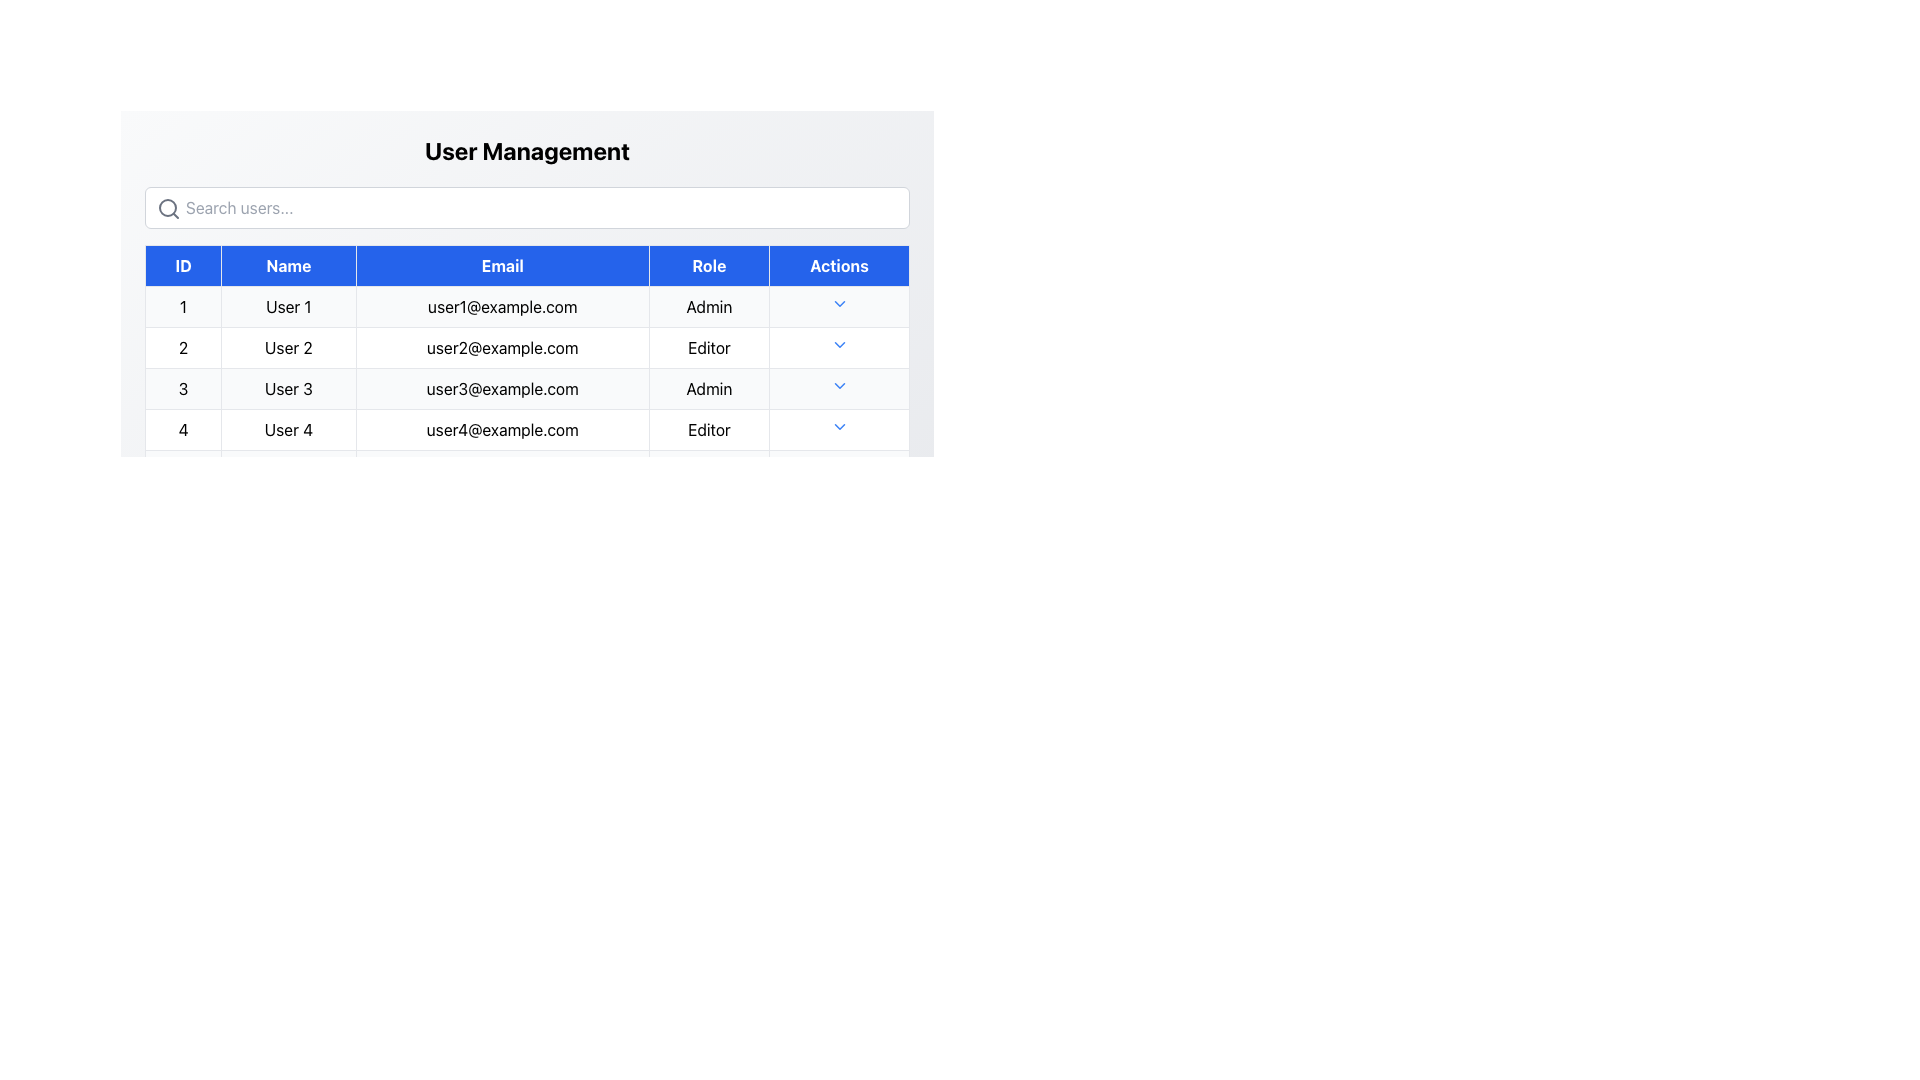 The width and height of the screenshot is (1920, 1080). I want to click on the downward-facing blue chevron icon in the 'Actions' column of the table corresponding to 'User 2', so click(839, 346).